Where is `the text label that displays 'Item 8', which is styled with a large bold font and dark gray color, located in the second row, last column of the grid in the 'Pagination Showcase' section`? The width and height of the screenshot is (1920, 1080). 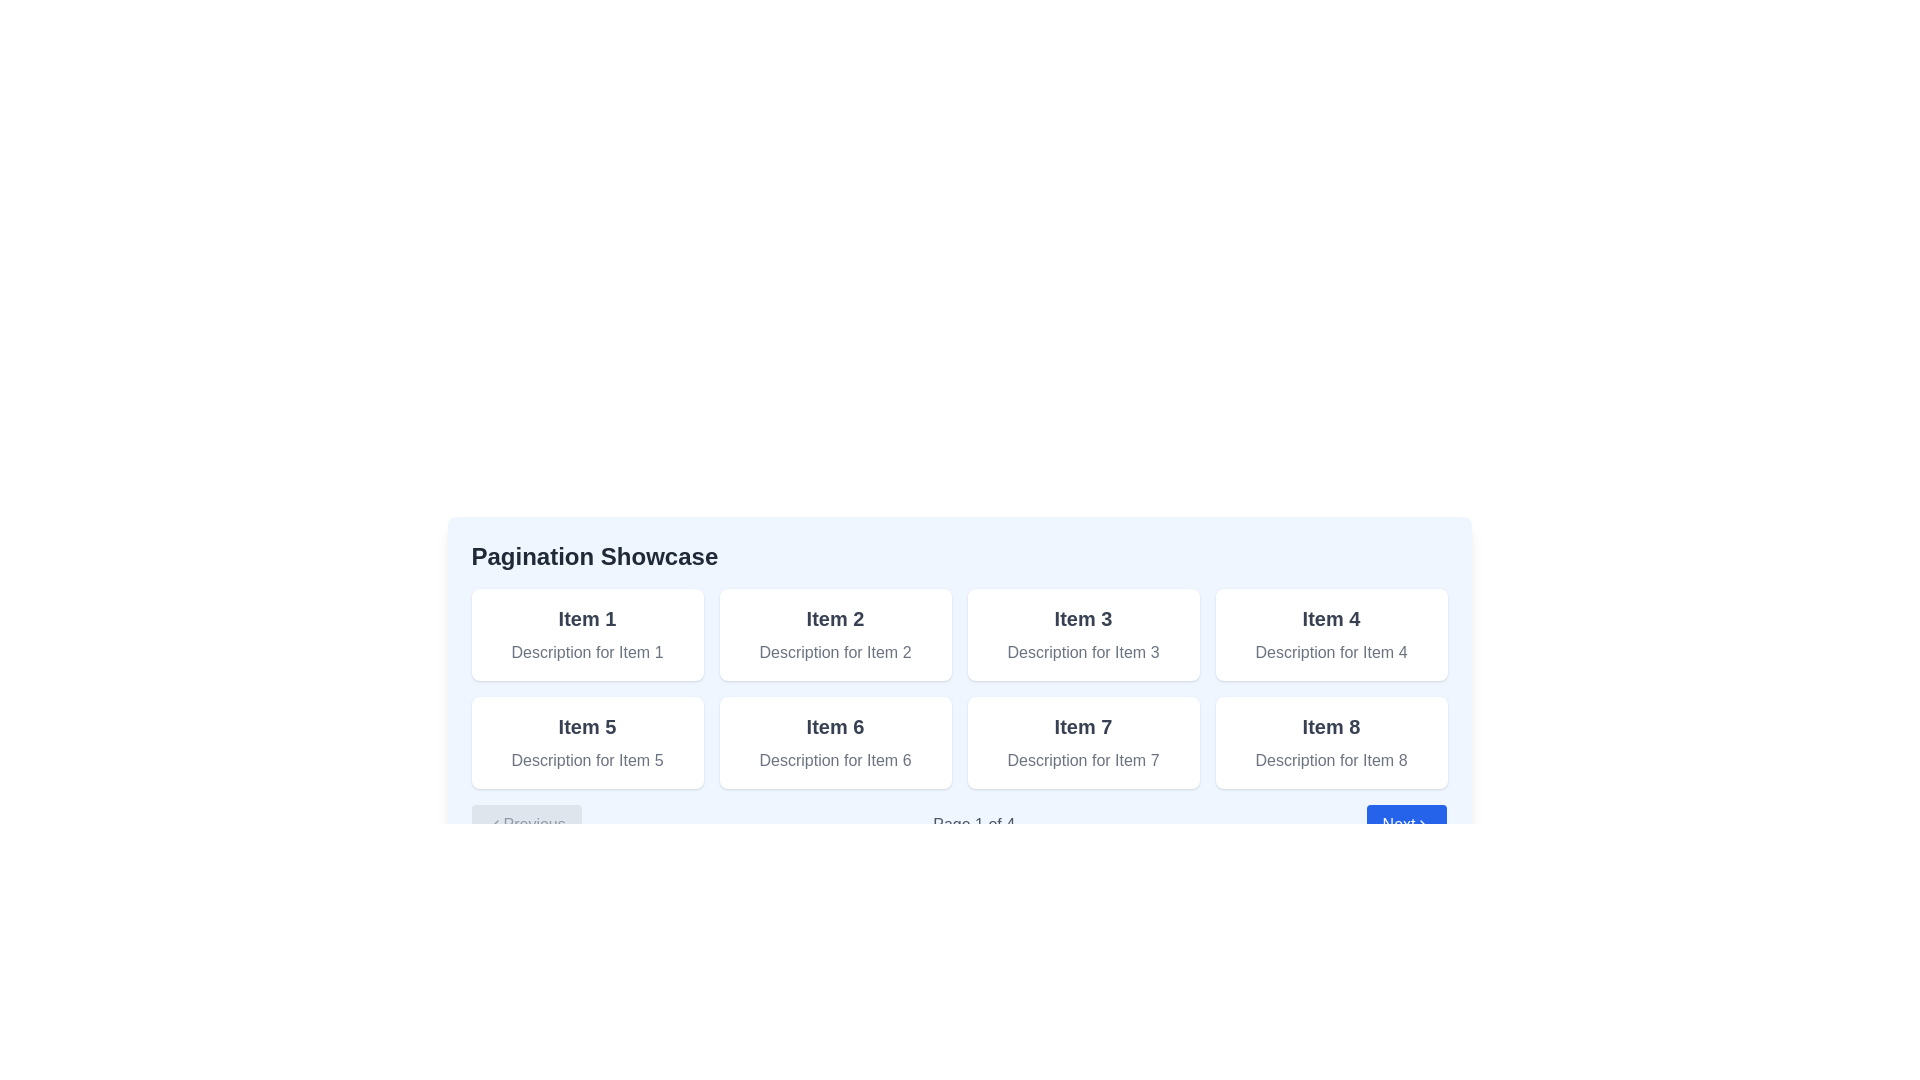
the text label that displays 'Item 8', which is styled with a large bold font and dark gray color, located in the second row, last column of the grid in the 'Pagination Showcase' section is located at coordinates (1331, 726).